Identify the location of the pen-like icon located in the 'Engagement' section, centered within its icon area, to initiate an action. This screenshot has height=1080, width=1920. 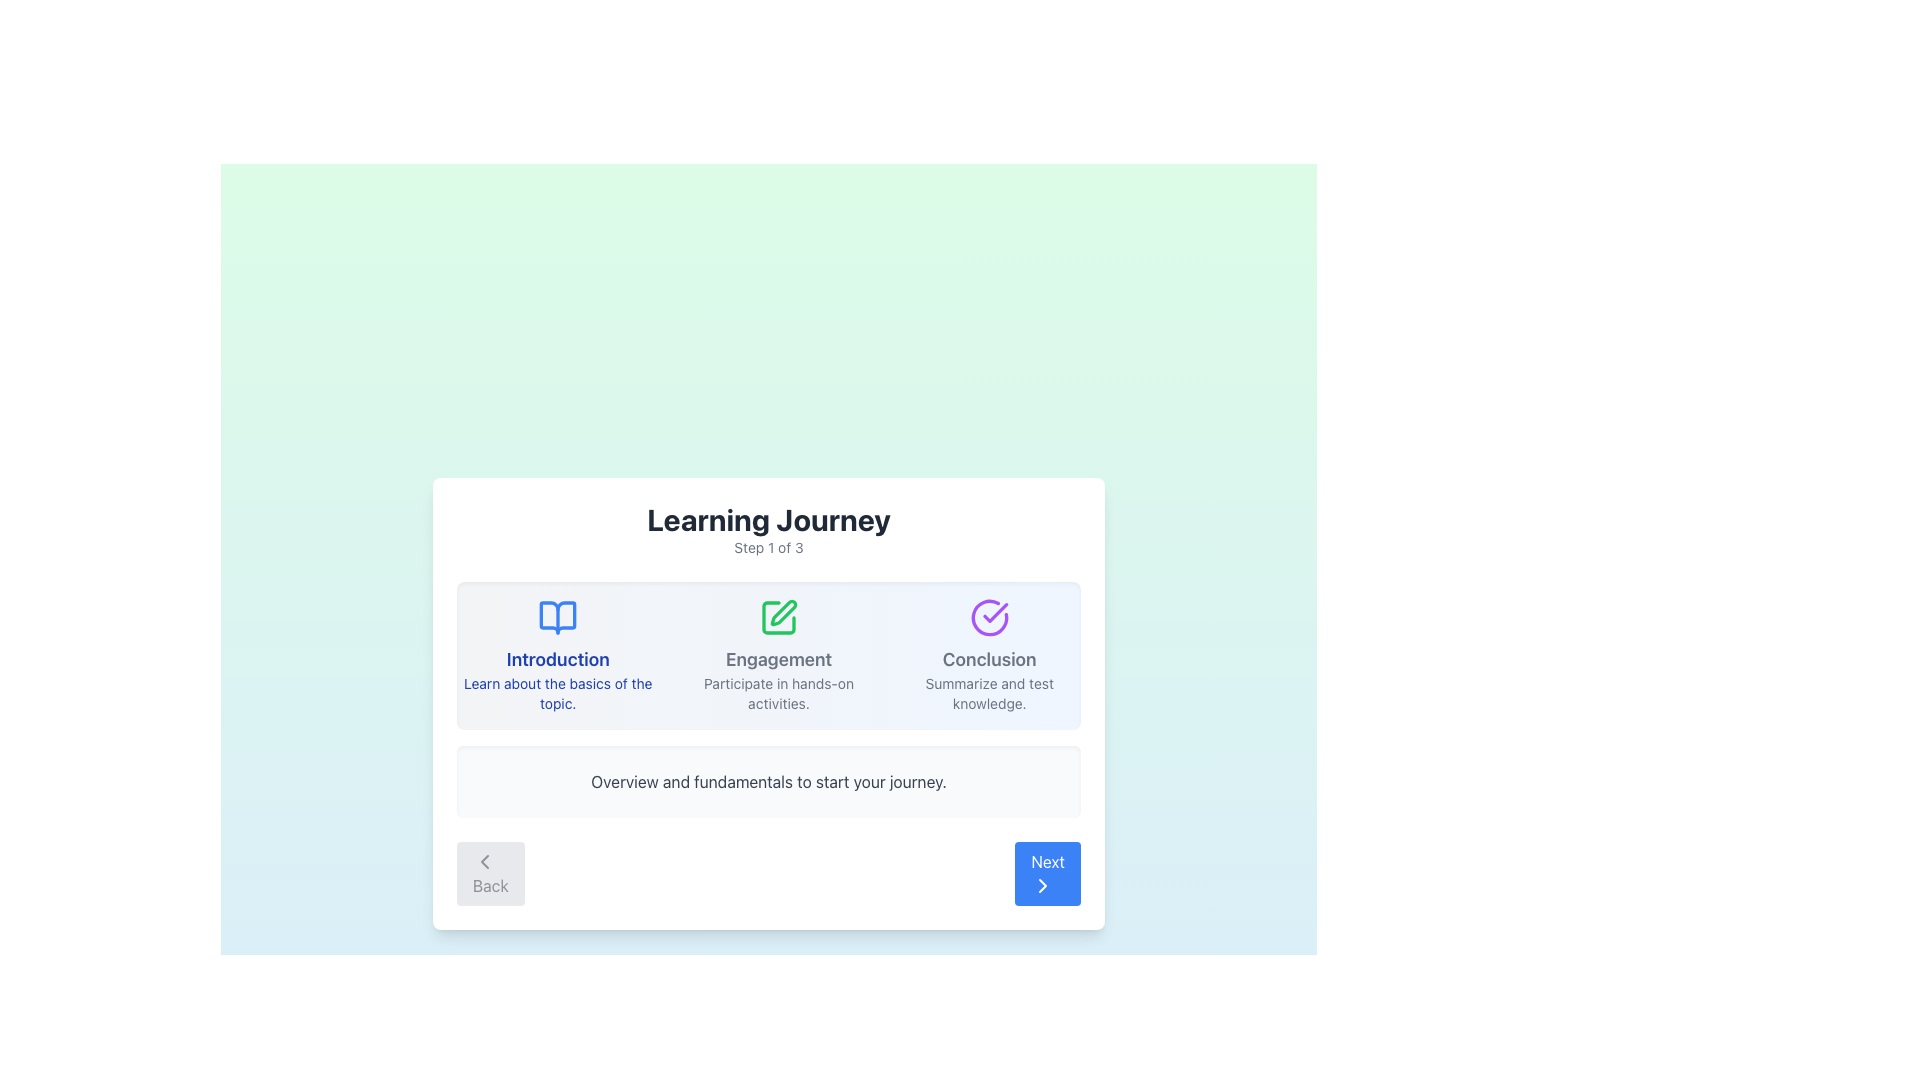
(782, 612).